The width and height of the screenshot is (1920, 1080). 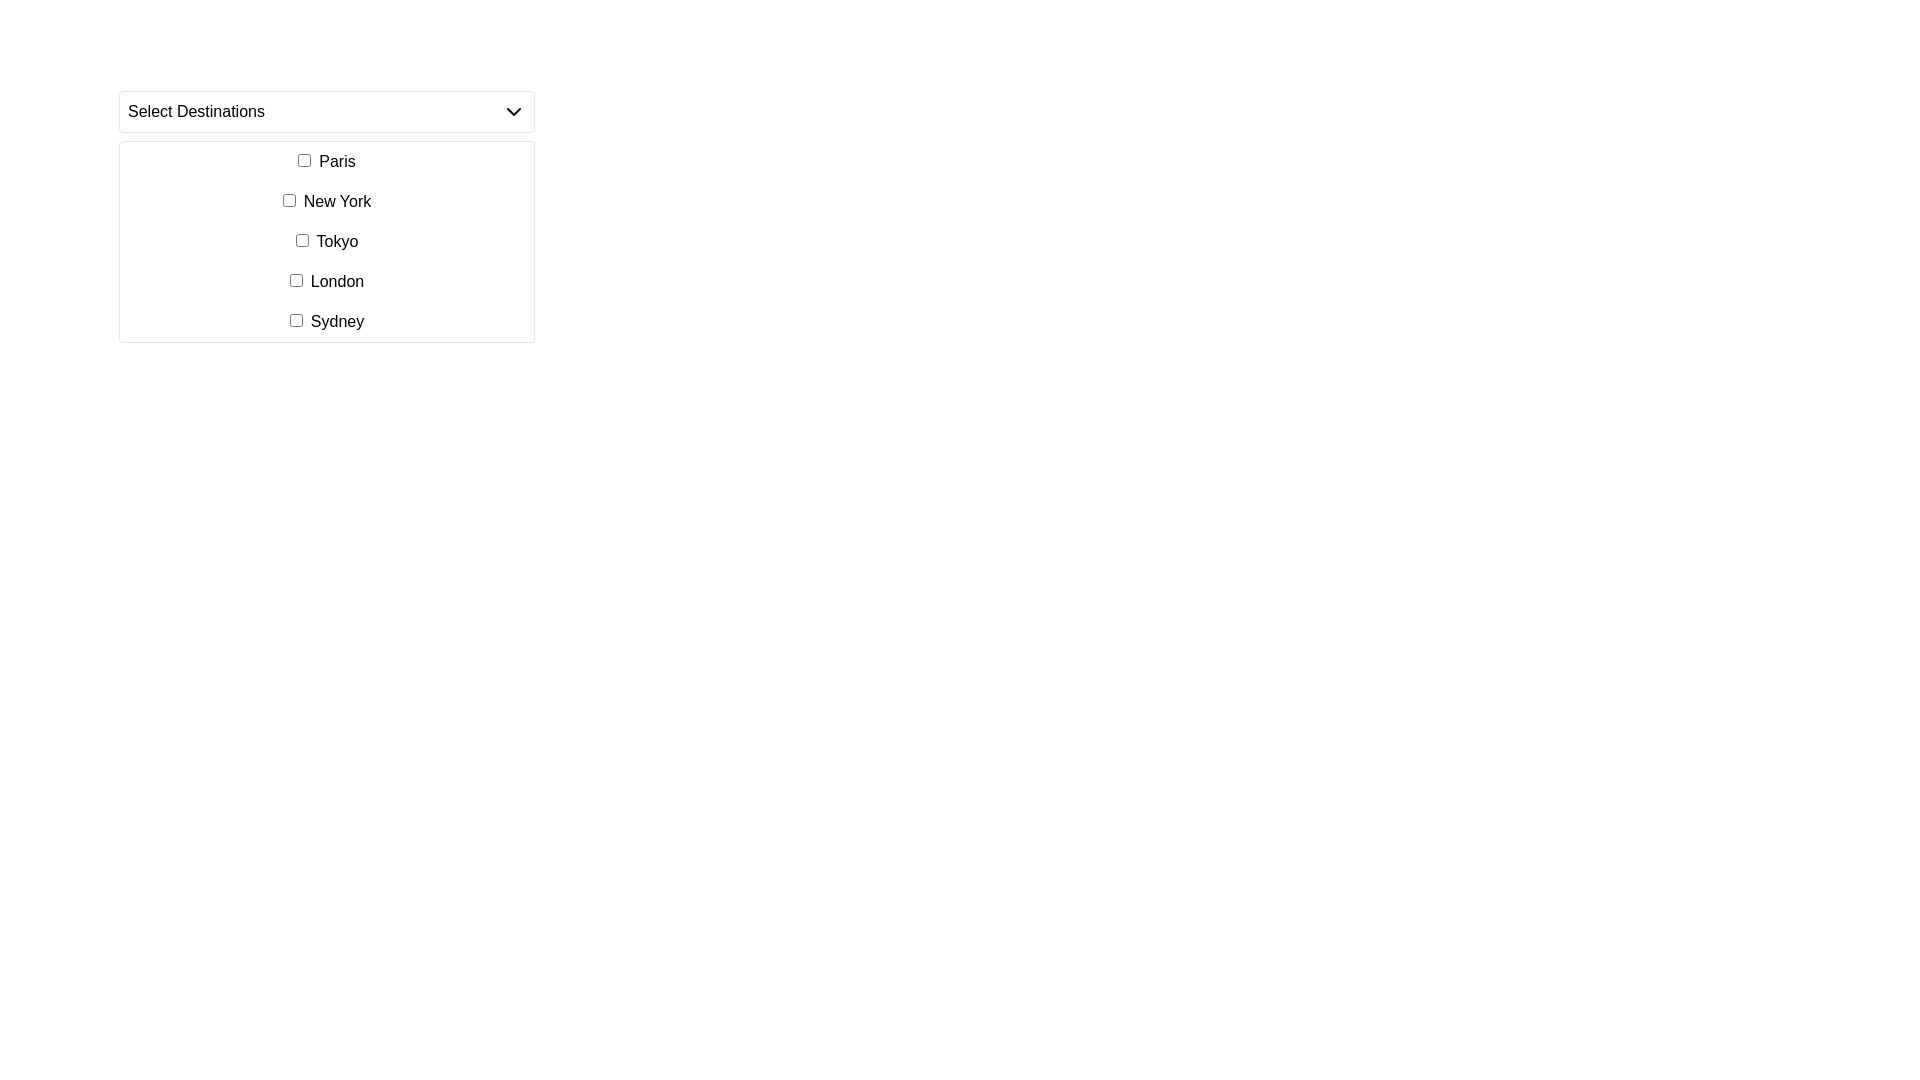 I want to click on the checkbox for the 'London' selectable list item, so click(x=326, y=281).